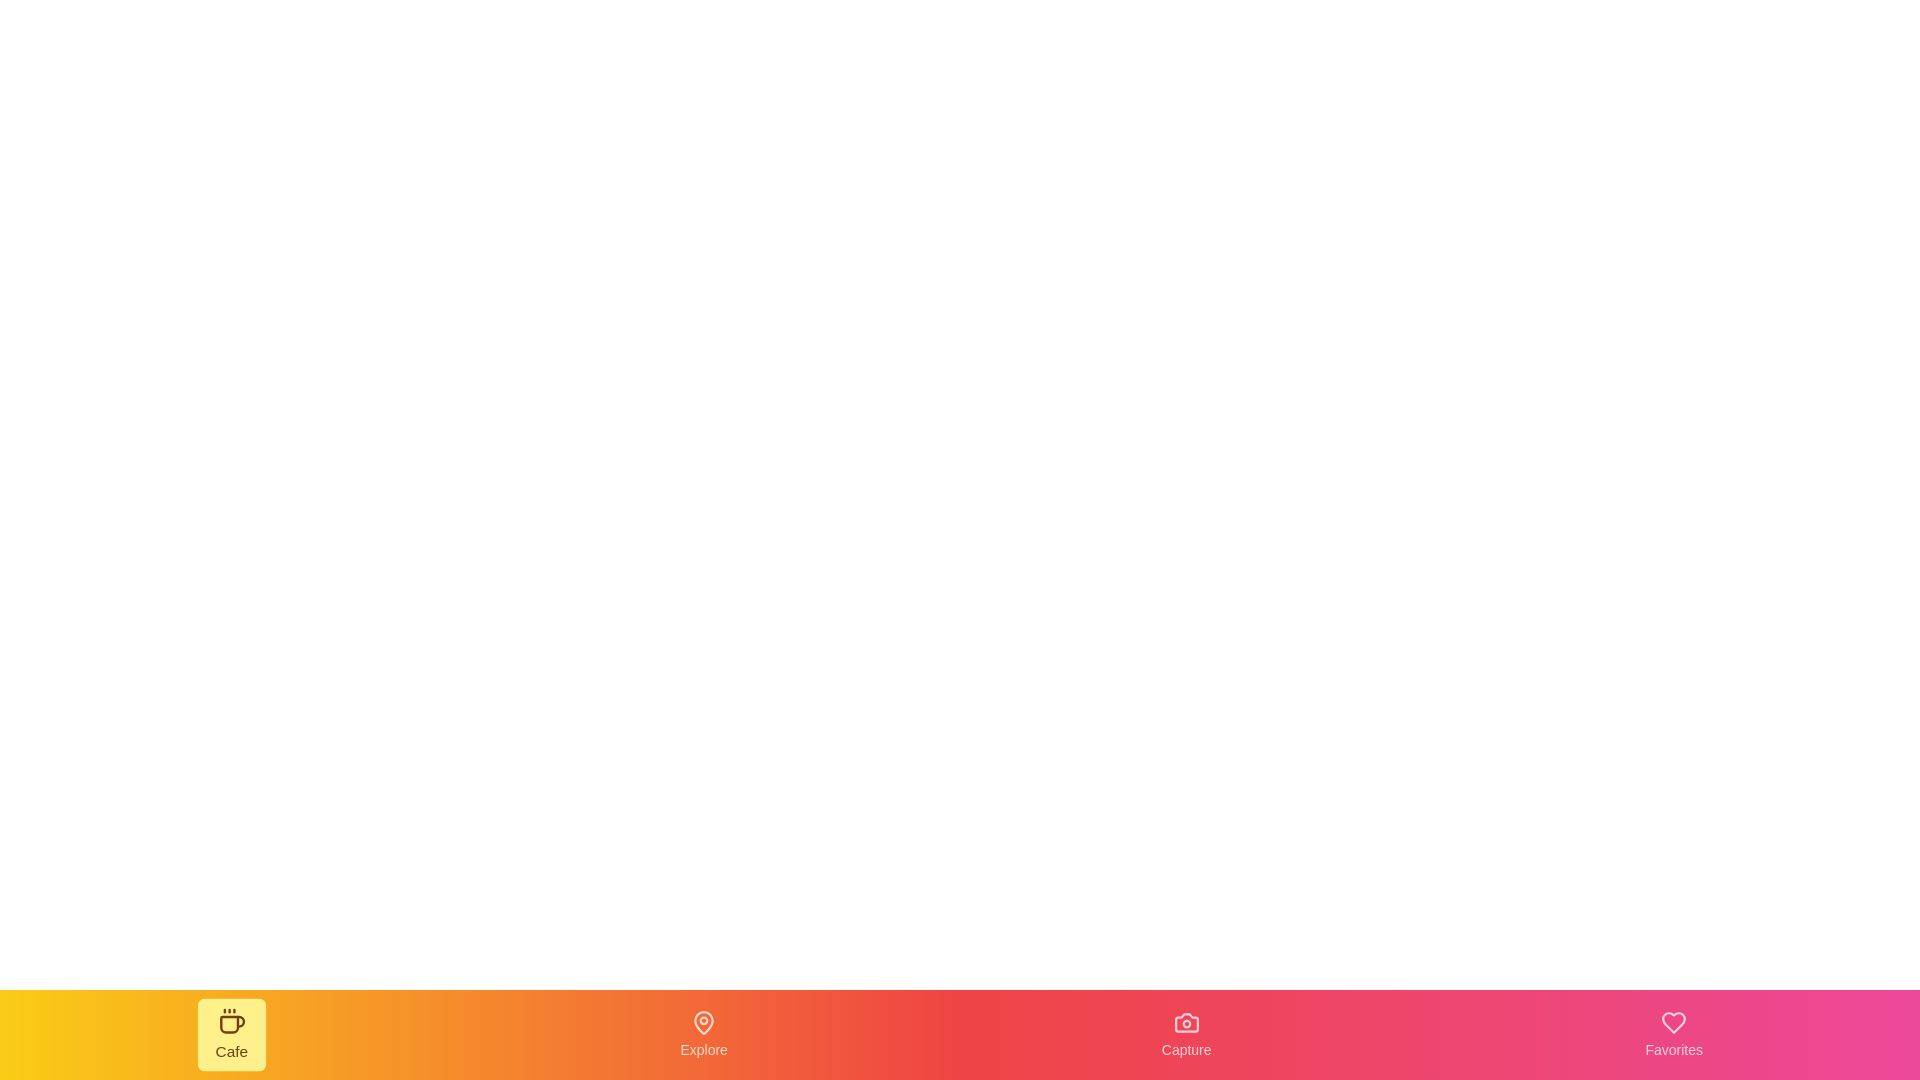 This screenshot has width=1920, height=1080. What do you see at coordinates (704, 1034) in the screenshot?
I see `the navigation item labeled Explore` at bounding box center [704, 1034].